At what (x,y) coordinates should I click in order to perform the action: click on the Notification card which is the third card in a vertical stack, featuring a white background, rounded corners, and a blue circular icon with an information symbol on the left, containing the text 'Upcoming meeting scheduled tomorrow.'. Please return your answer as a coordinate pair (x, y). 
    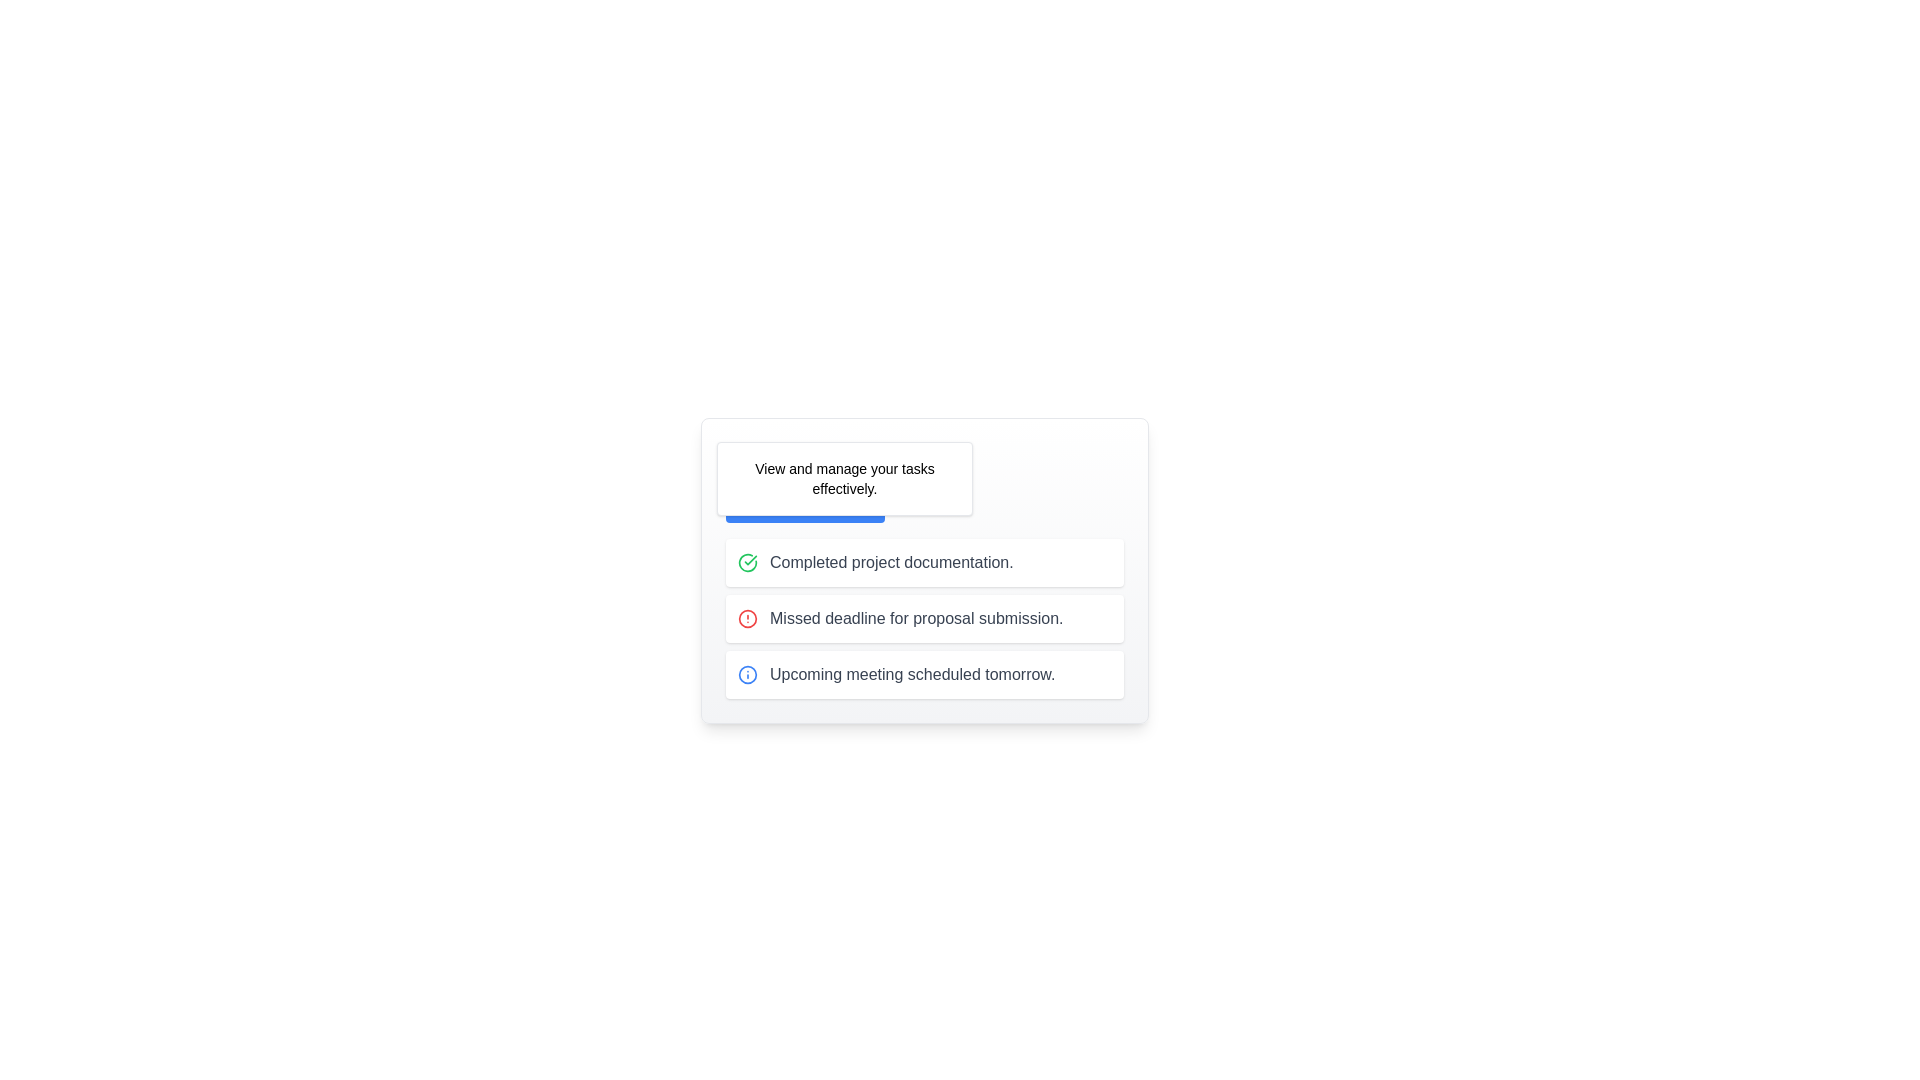
    Looking at the image, I should click on (924, 675).